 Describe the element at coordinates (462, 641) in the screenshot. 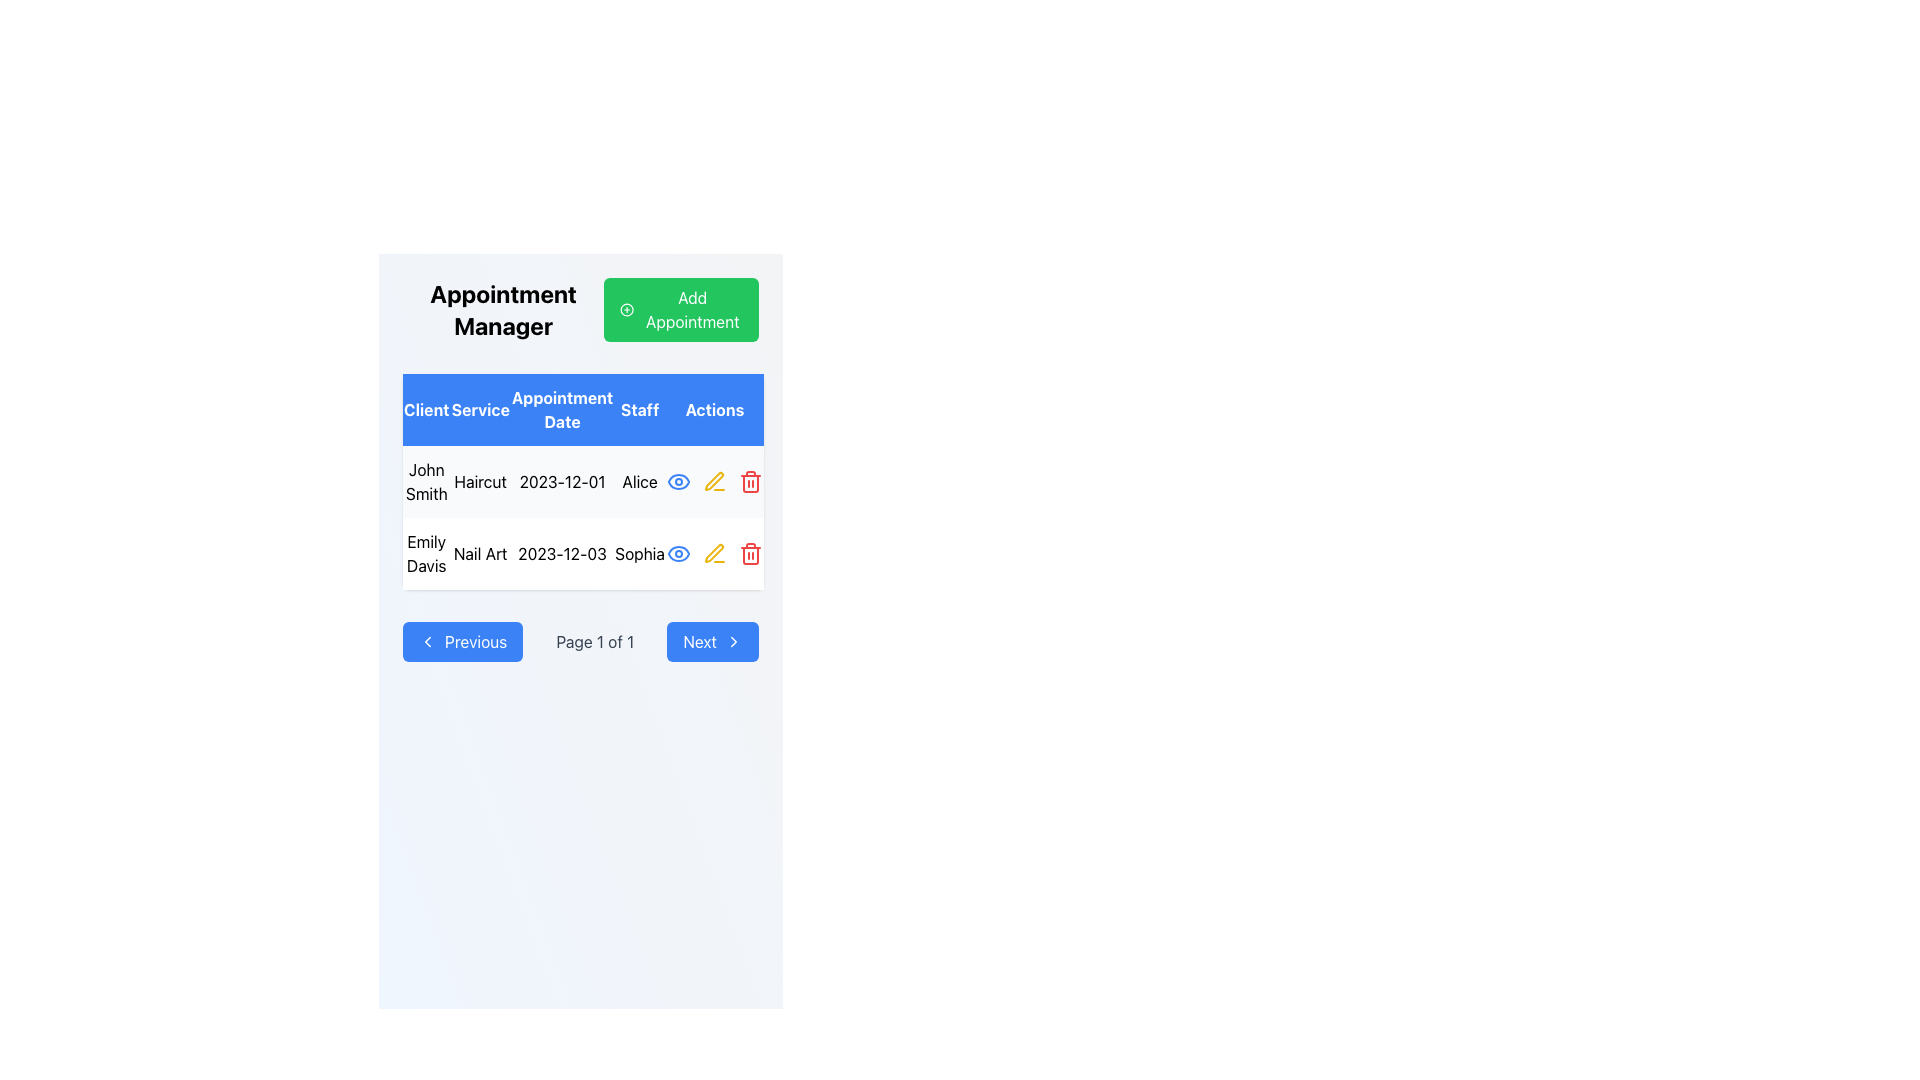

I see `the 'Previous' button with a blue background and white text, located in the bottom-left section of the navigation bar` at that location.